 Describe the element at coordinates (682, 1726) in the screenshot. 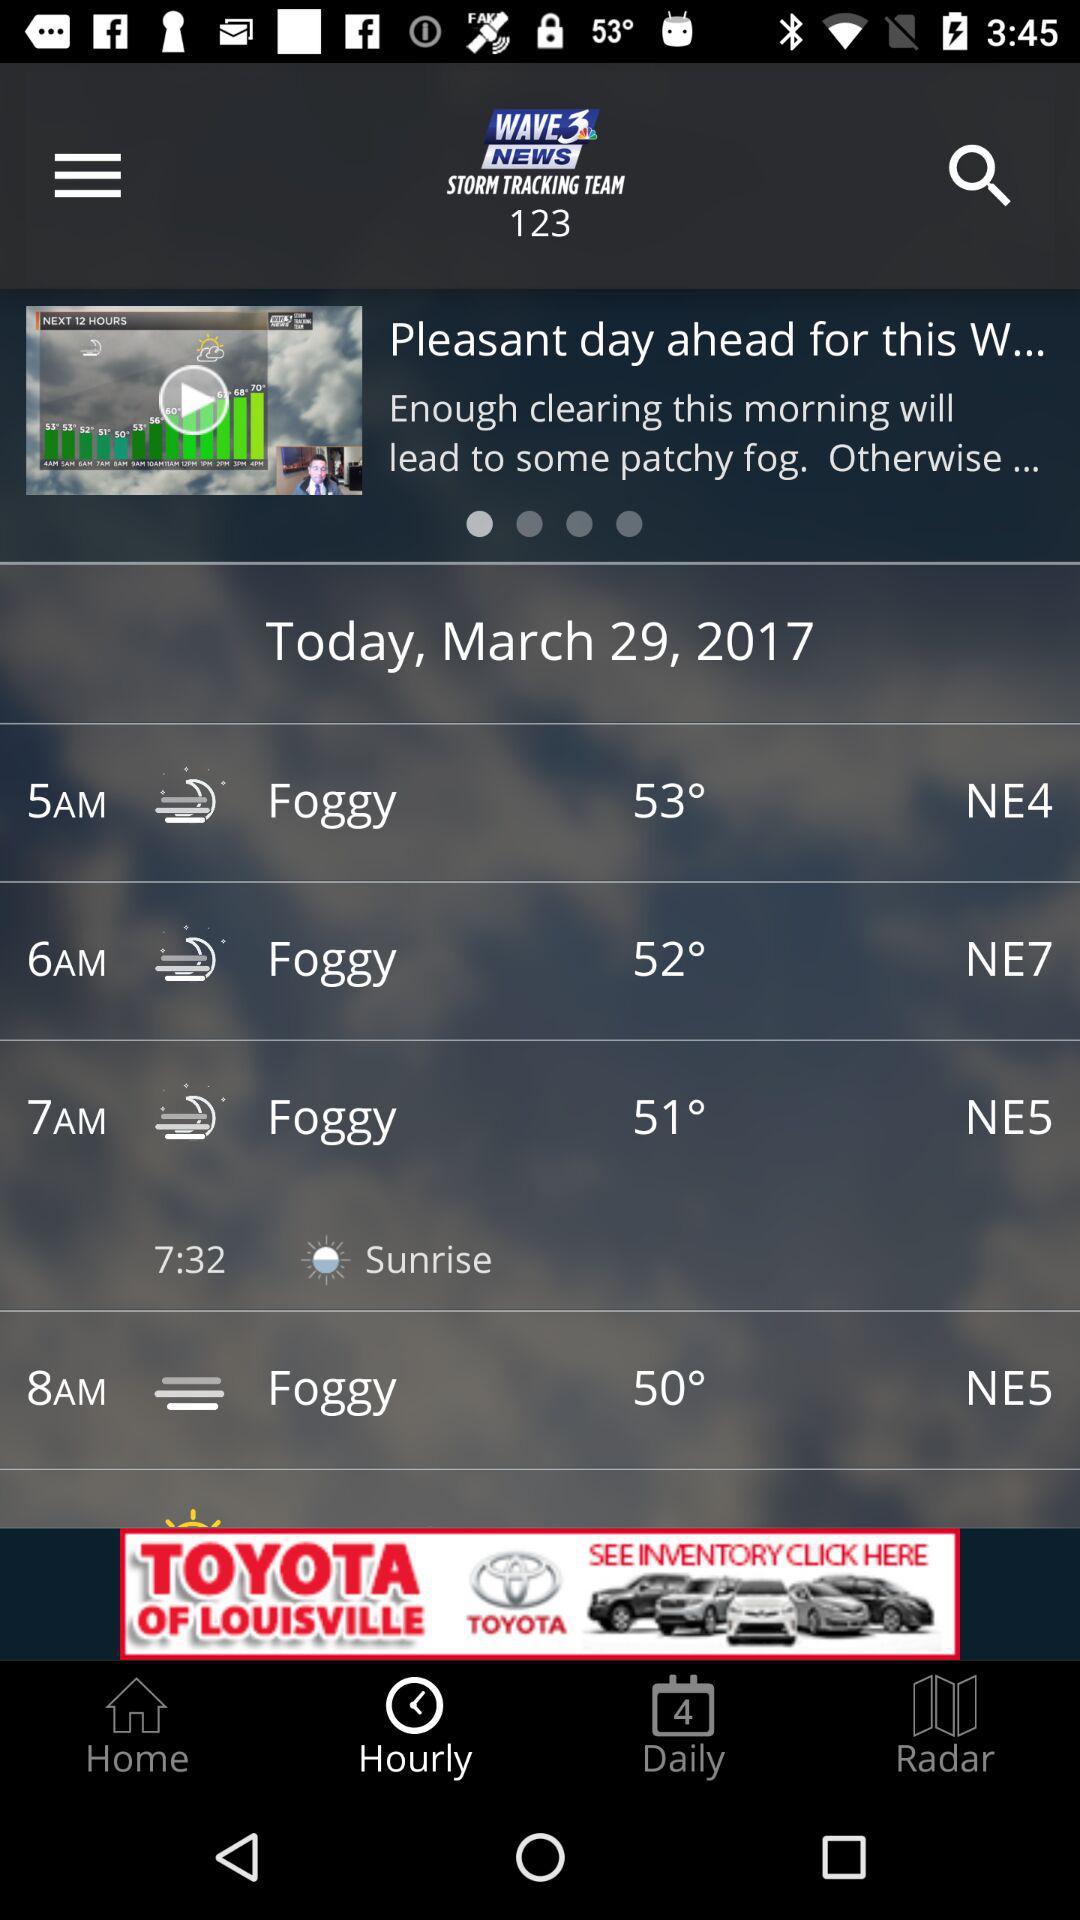

I see `the item next to the hourly radio button` at that location.